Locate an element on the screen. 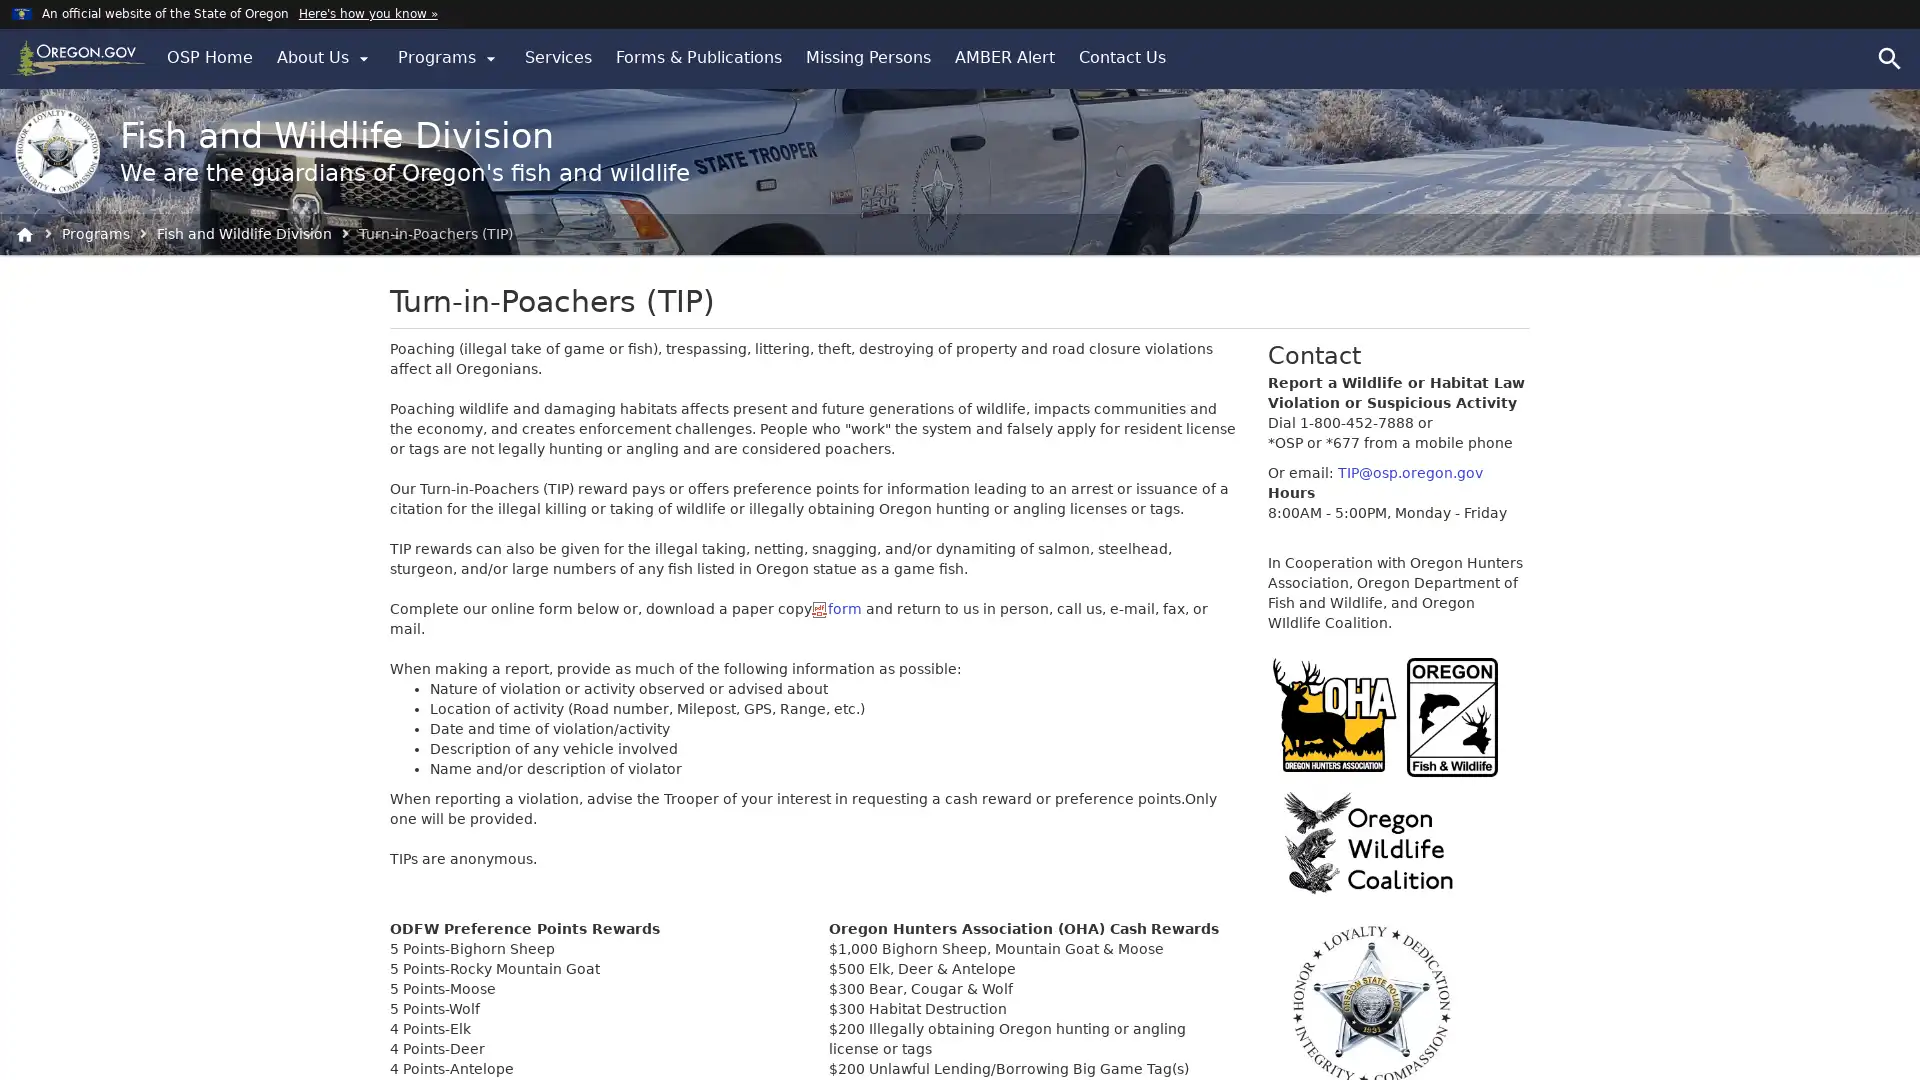 Image resolution: width=1920 pixels, height=1080 pixels. Here's how you know is located at coordinates (367, 12).